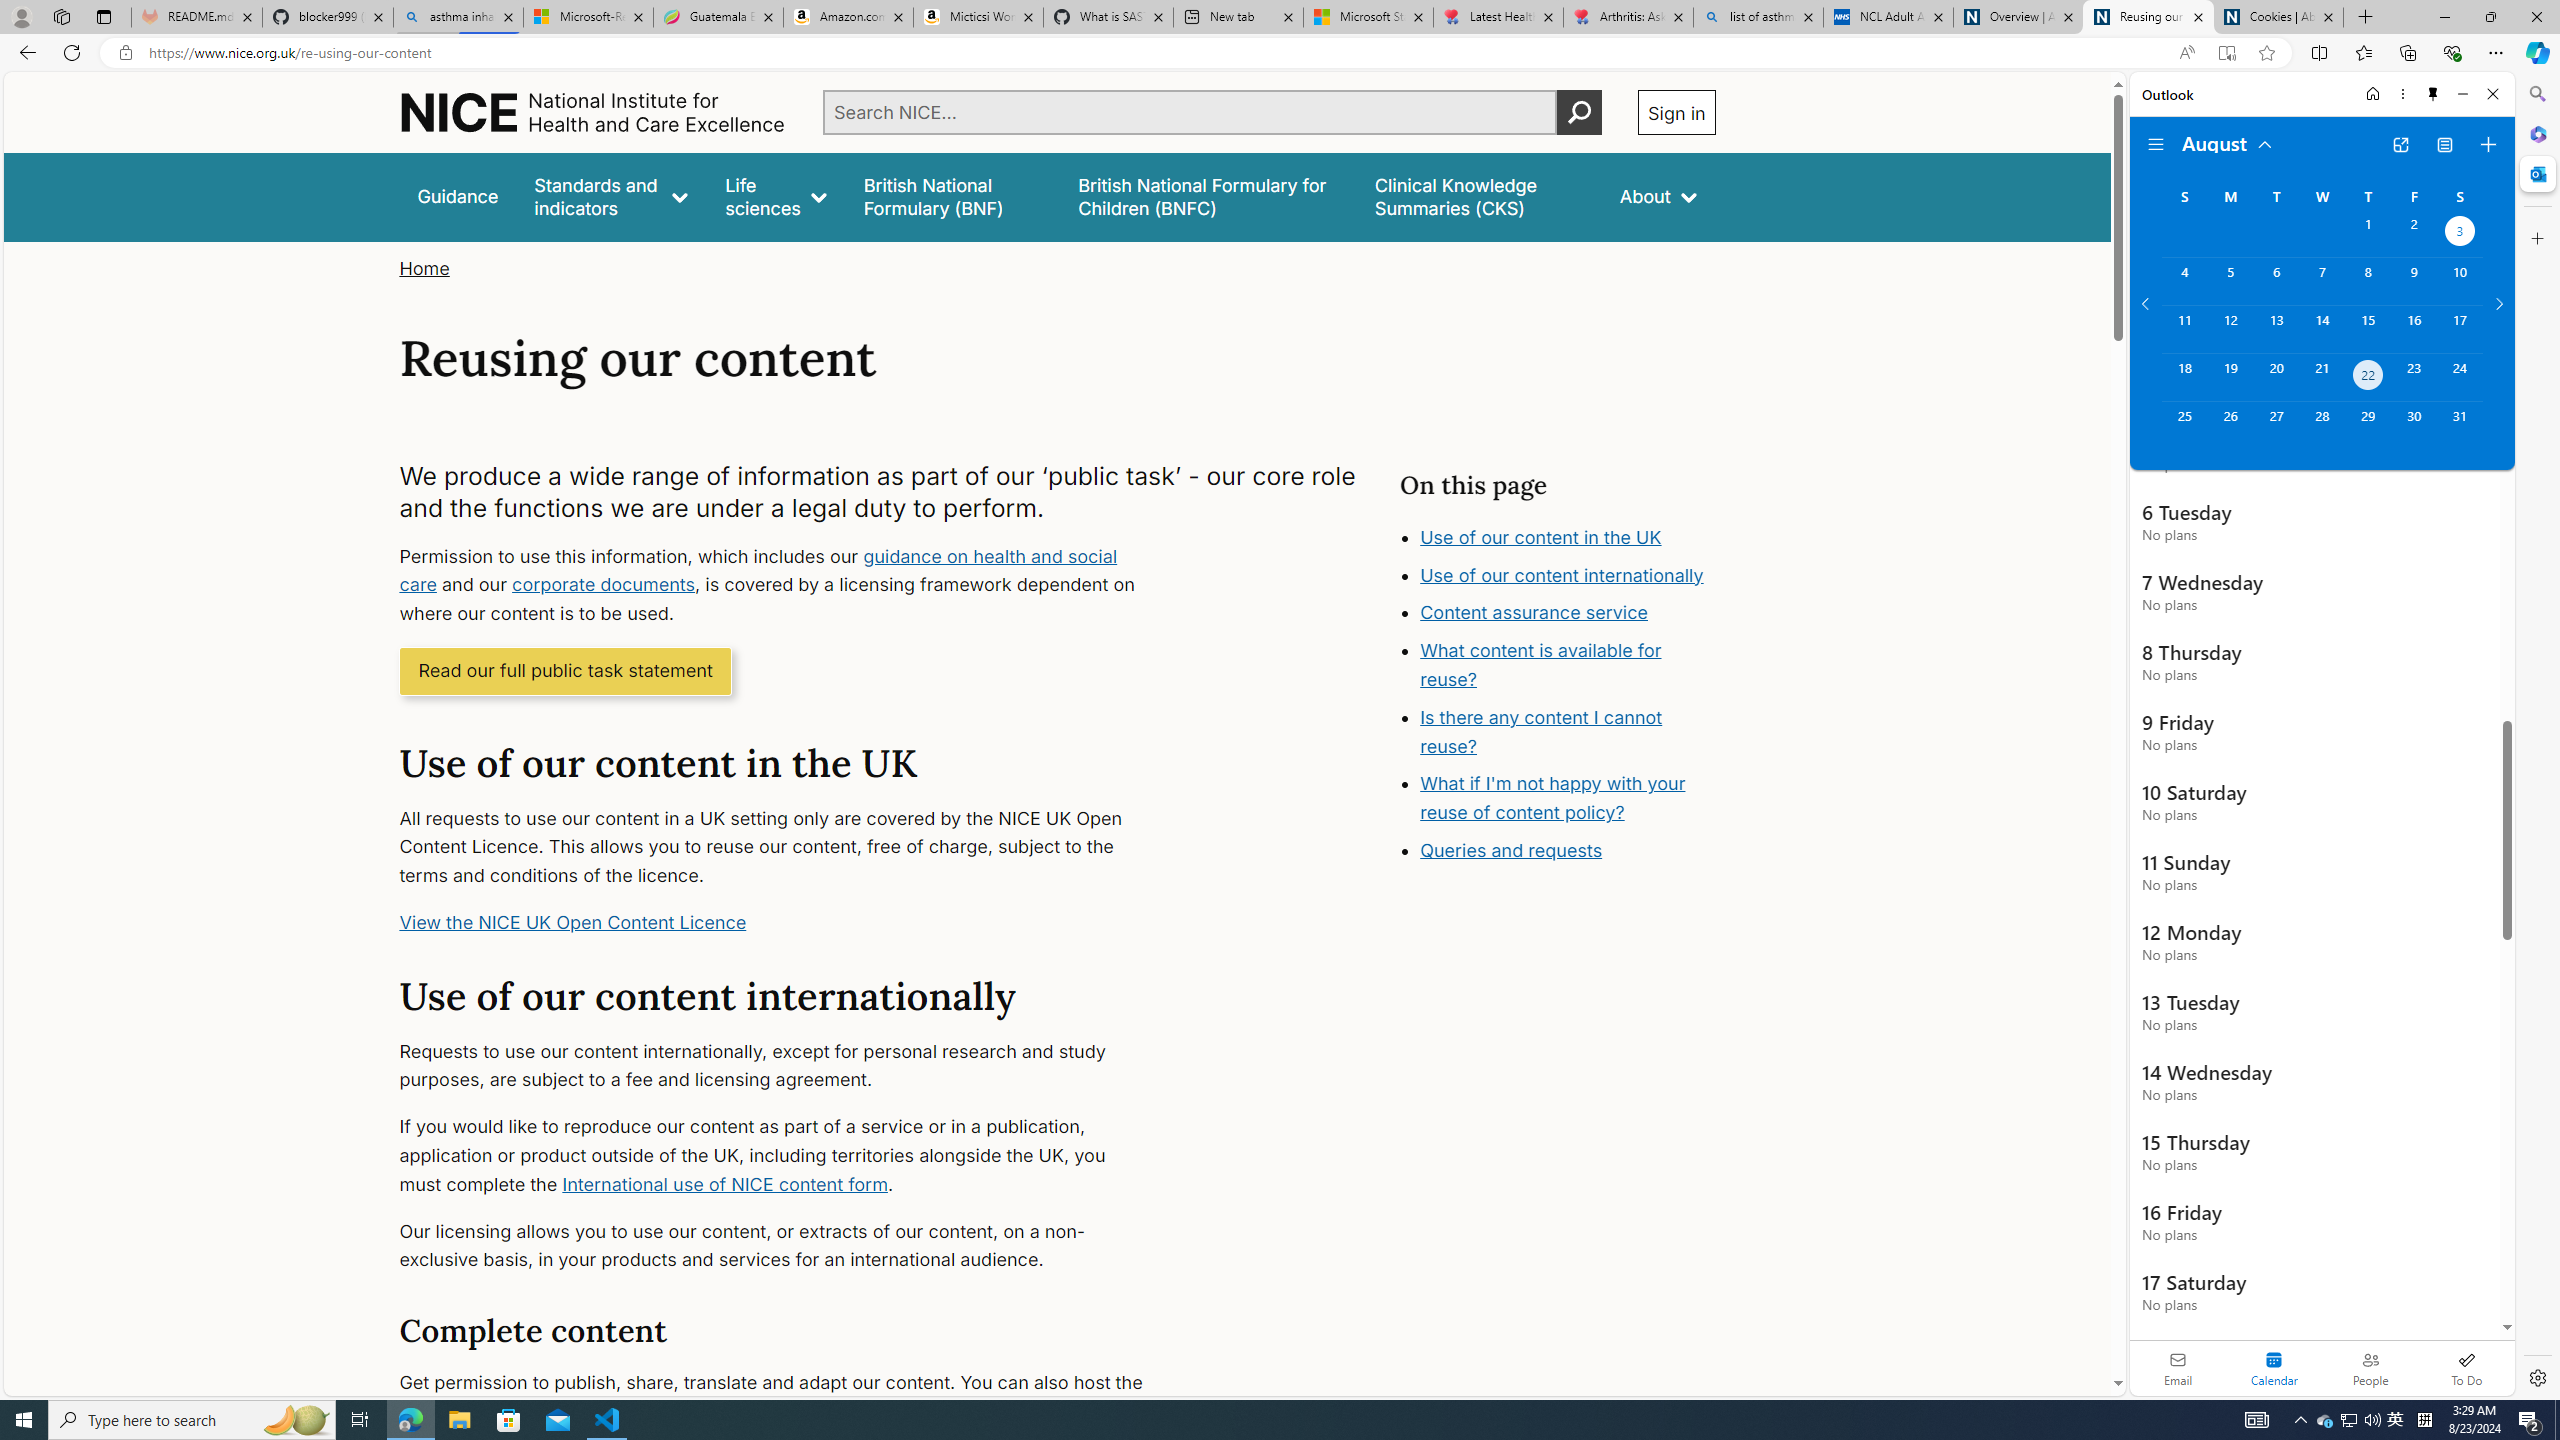  What do you see at coordinates (2487, 145) in the screenshot?
I see `'Create event'` at bounding box center [2487, 145].